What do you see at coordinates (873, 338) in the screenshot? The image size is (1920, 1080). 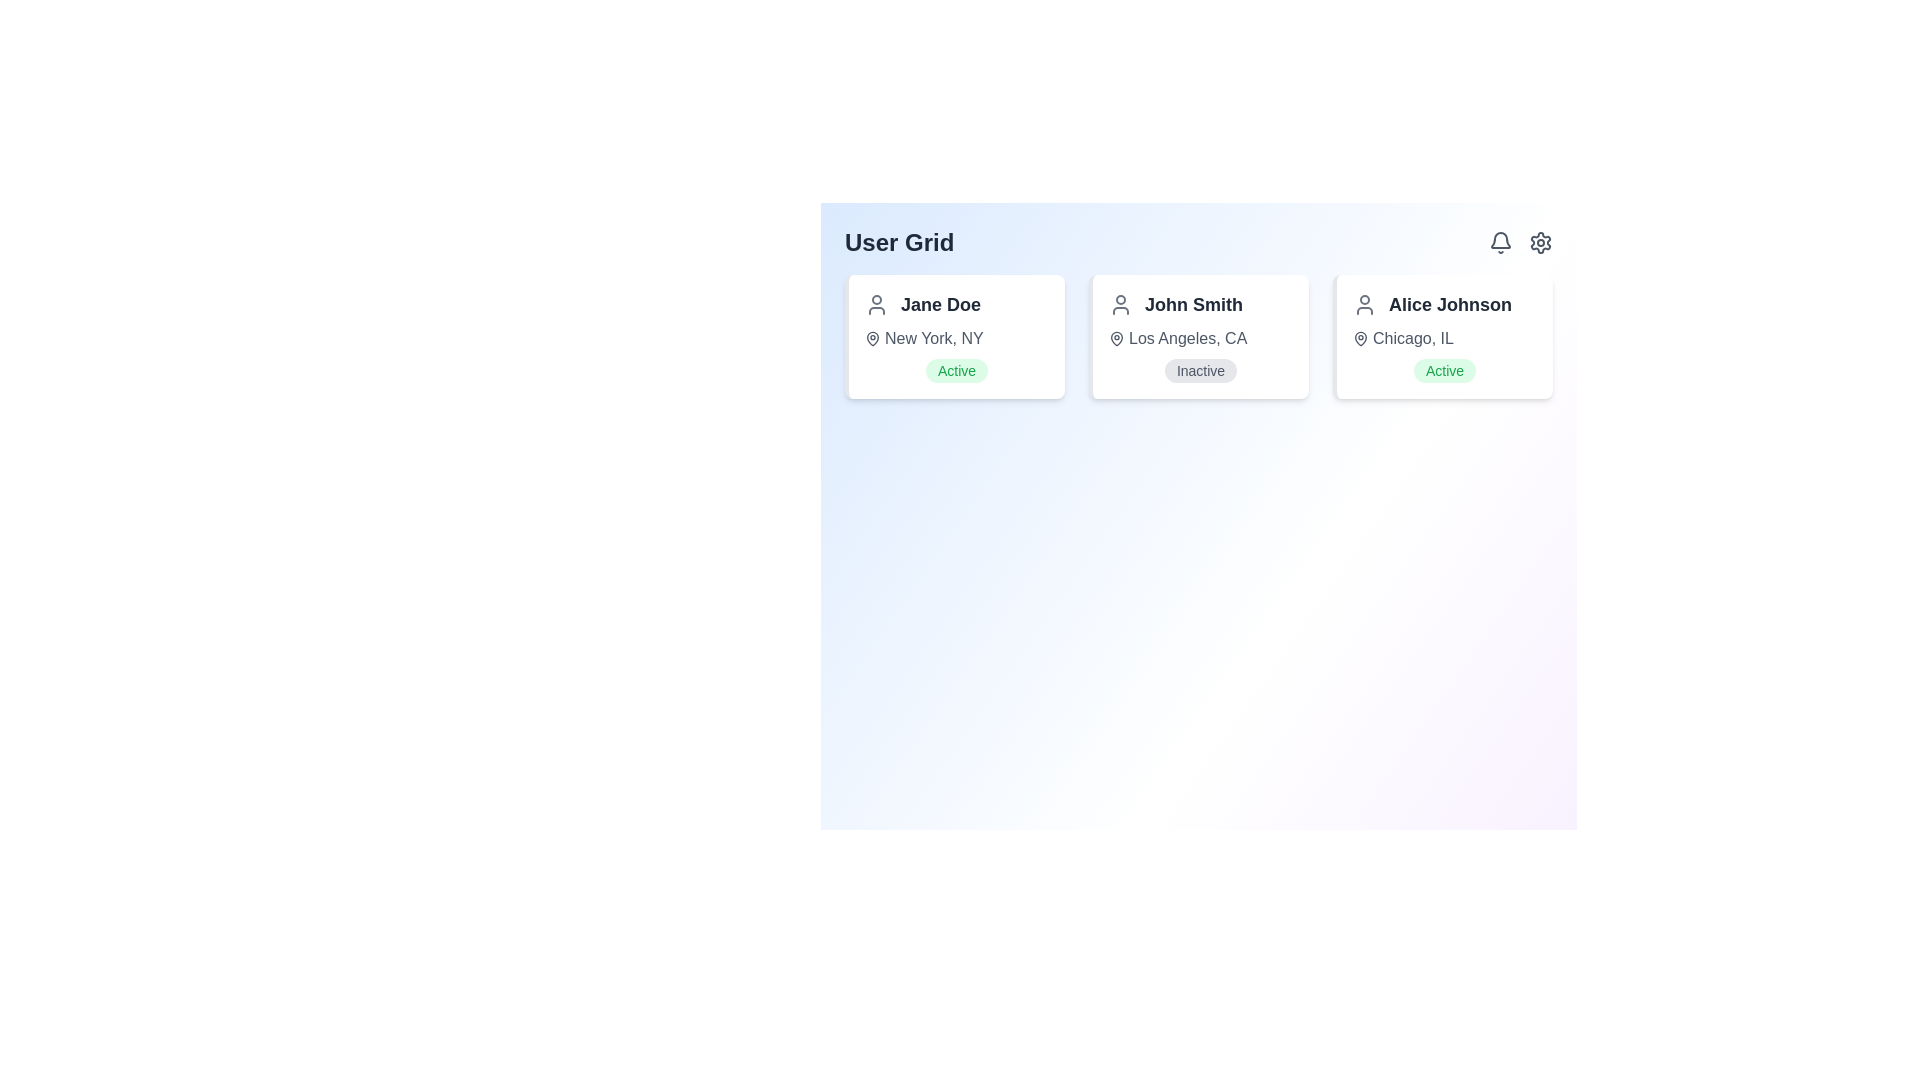 I see `the pin-shaped icon styled in line format, which is located to the left of the text 'New York, NY' in the first user information card` at bounding box center [873, 338].